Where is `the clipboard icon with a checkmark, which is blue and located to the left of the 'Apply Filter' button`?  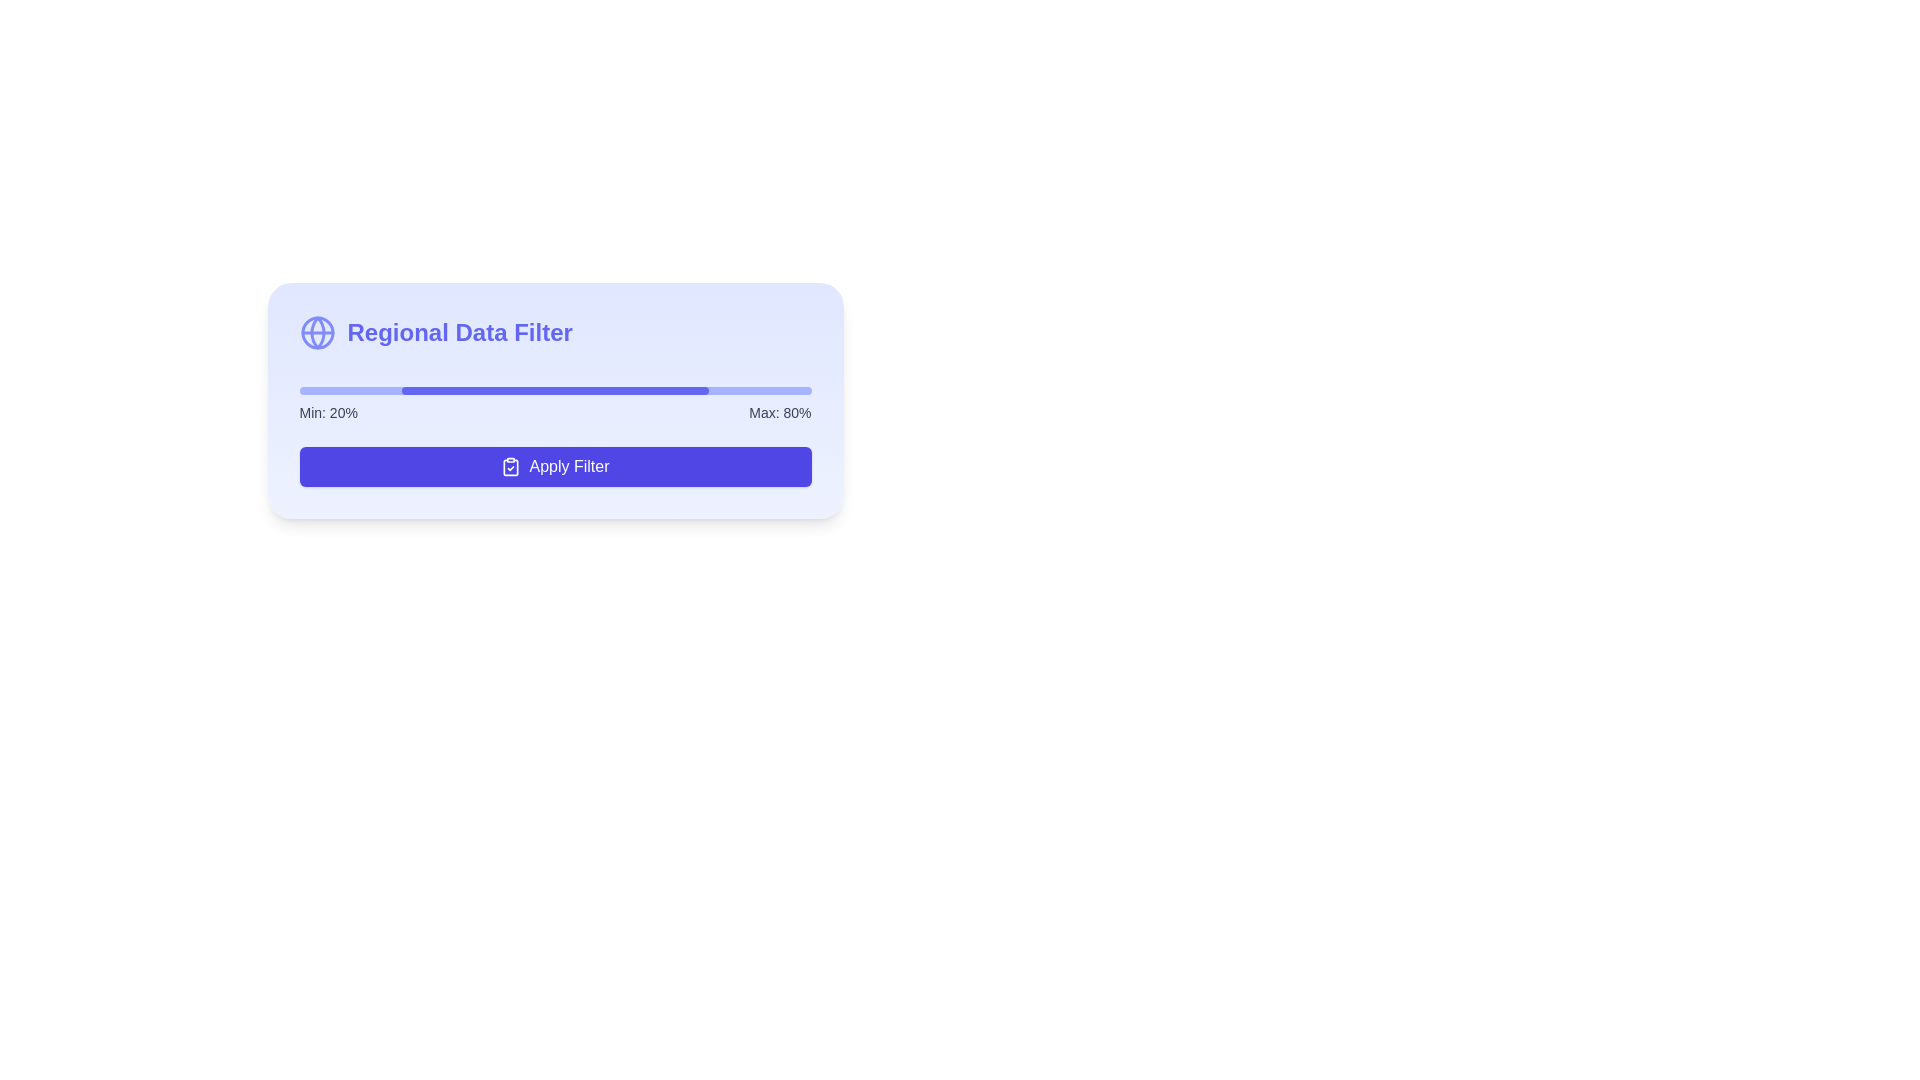
the clipboard icon with a checkmark, which is blue and located to the left of the 'Apply Filter' button is located at coordinates (511, 466).